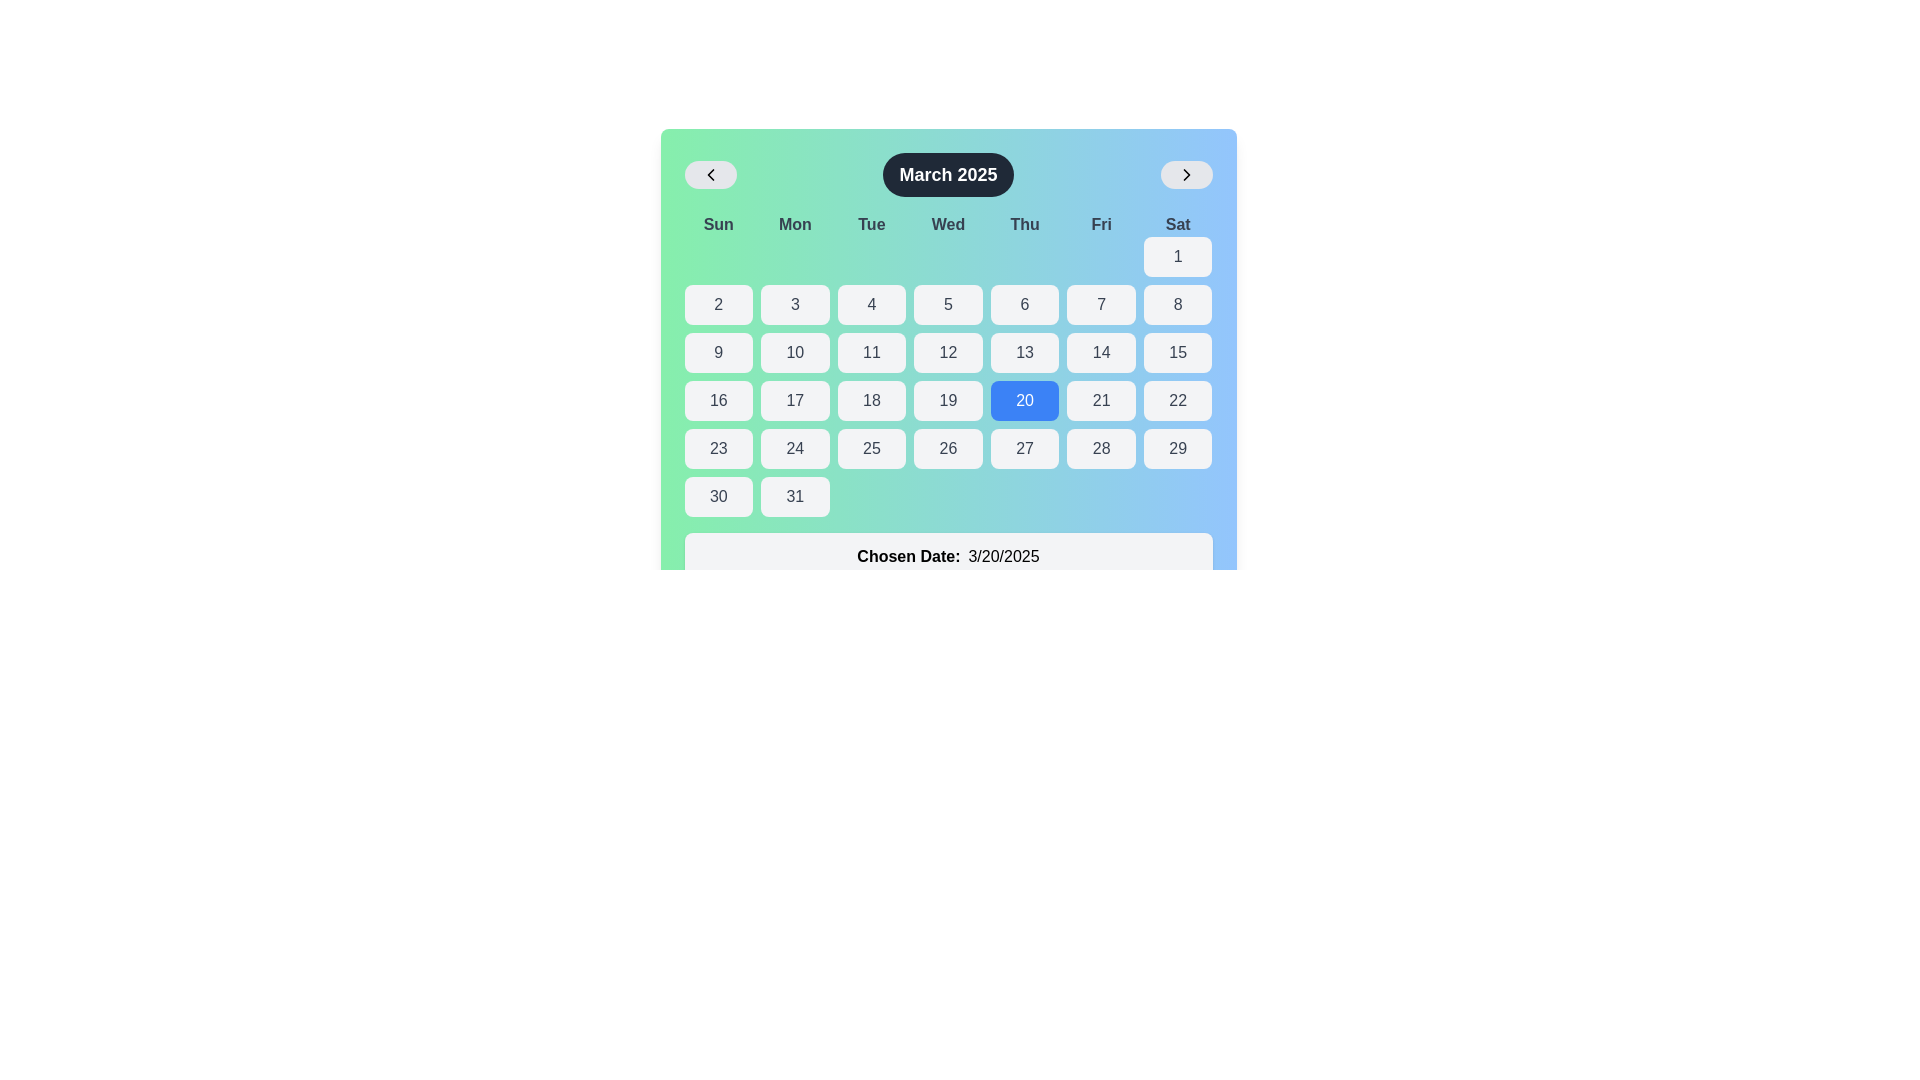  Describe the element at coordinates (718, 304) in the screenshot. I see `the selectable date button '2' in the calendar view` at that location.